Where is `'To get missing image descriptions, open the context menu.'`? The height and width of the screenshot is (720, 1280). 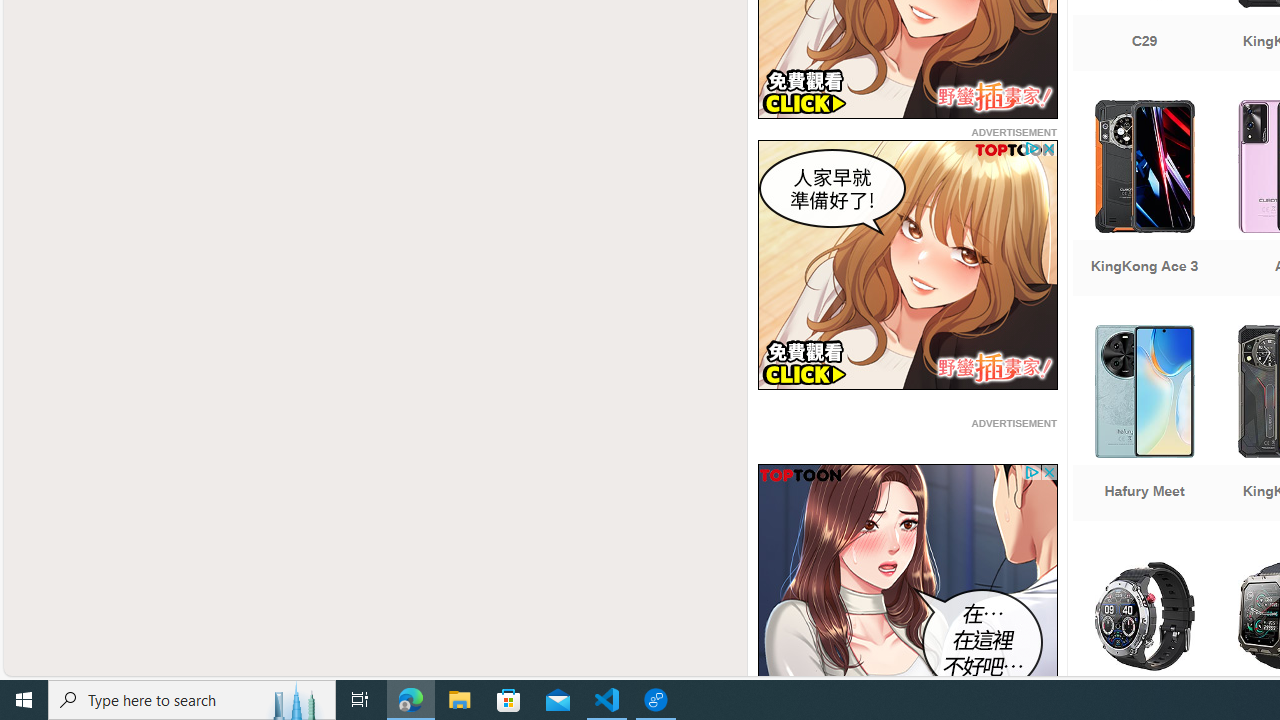 'To get missing image descriptions, open the context menu.' is located at coordinates (906, 588).